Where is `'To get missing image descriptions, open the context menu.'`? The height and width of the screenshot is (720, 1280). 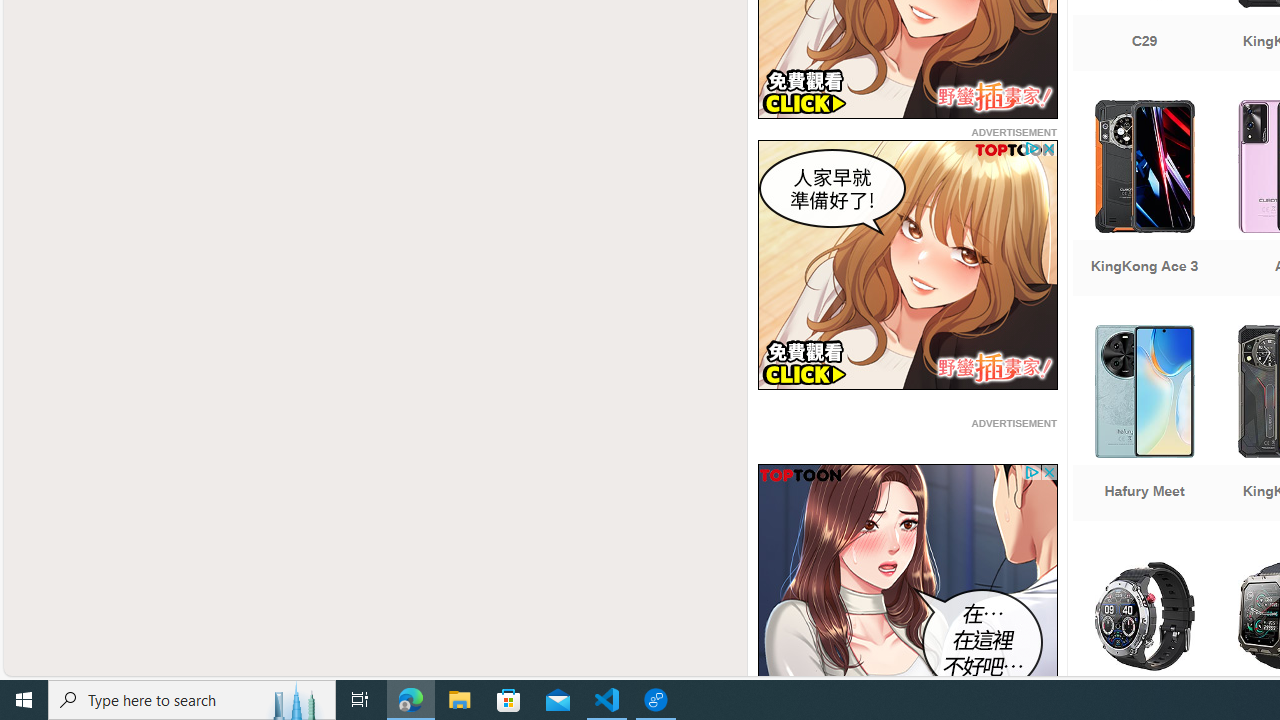 'To get missing image descriptions, open the context menu.' is located at coordinates (906, 588).